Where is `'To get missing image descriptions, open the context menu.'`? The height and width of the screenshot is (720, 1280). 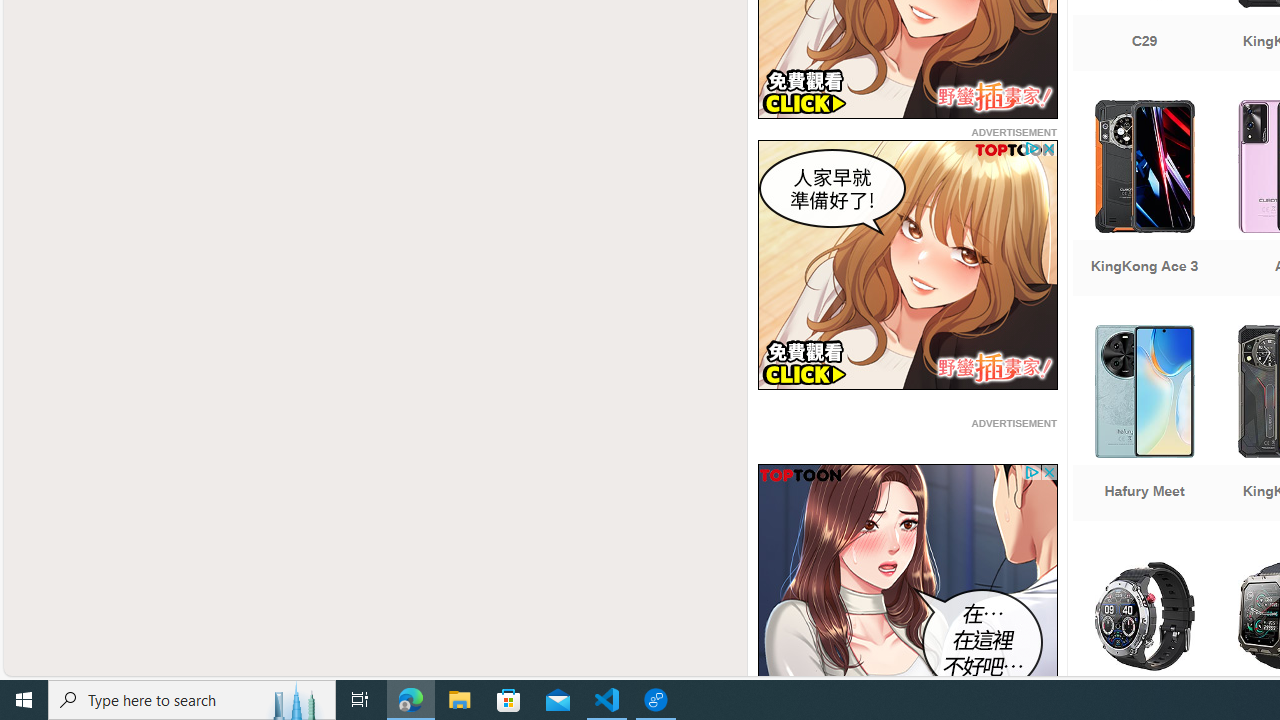 'To get missing image descriptions, open the context menu.' is located at coordinates (906, 588).